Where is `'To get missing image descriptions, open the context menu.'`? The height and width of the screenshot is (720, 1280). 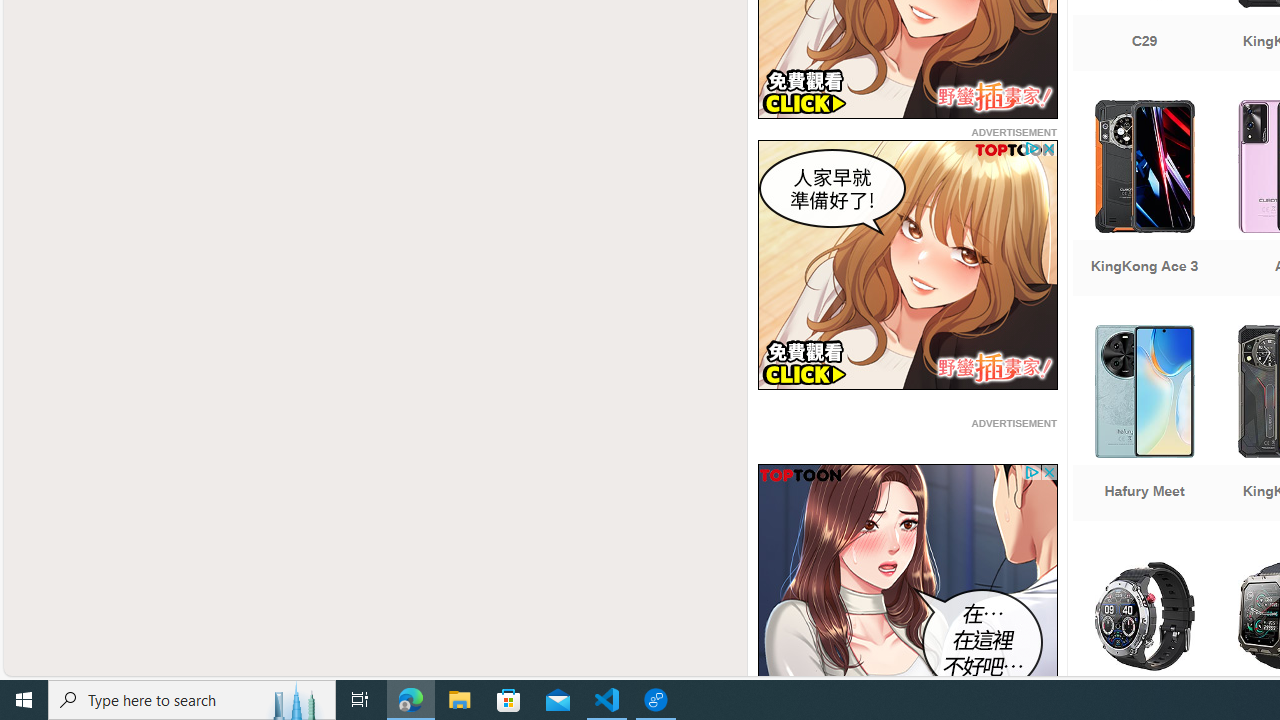 'To get missing image descriptions, open the context menu.' is located at coordinates (906, 588).